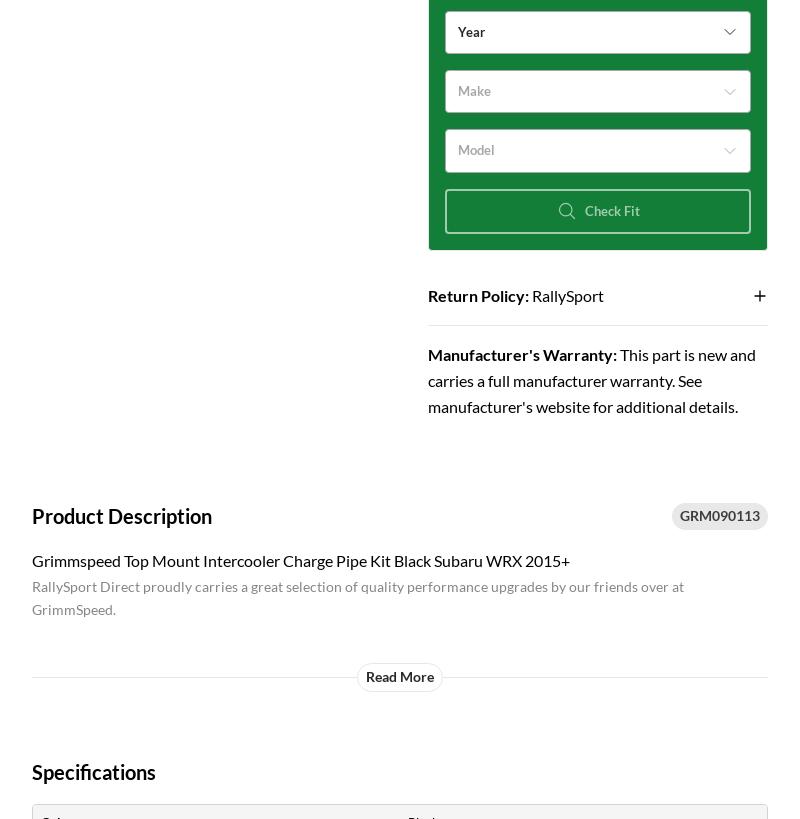 The height and width of the screenshot is (819, 800). Describe the element at coordinates (518, 14) in the screenshot. I see `'2020 Subaru WRX'` at that location.